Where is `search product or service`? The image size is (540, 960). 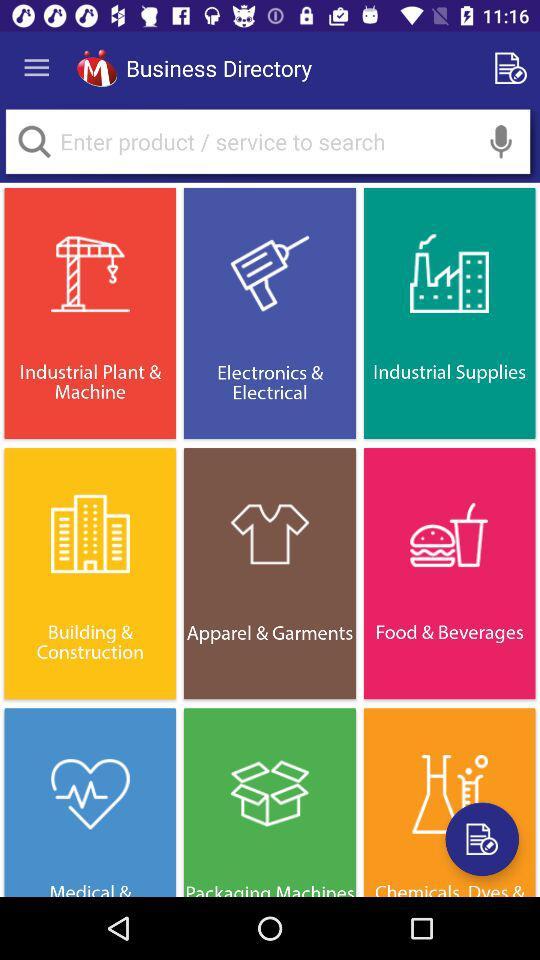 search product or service is located at coordinates (33, 140).